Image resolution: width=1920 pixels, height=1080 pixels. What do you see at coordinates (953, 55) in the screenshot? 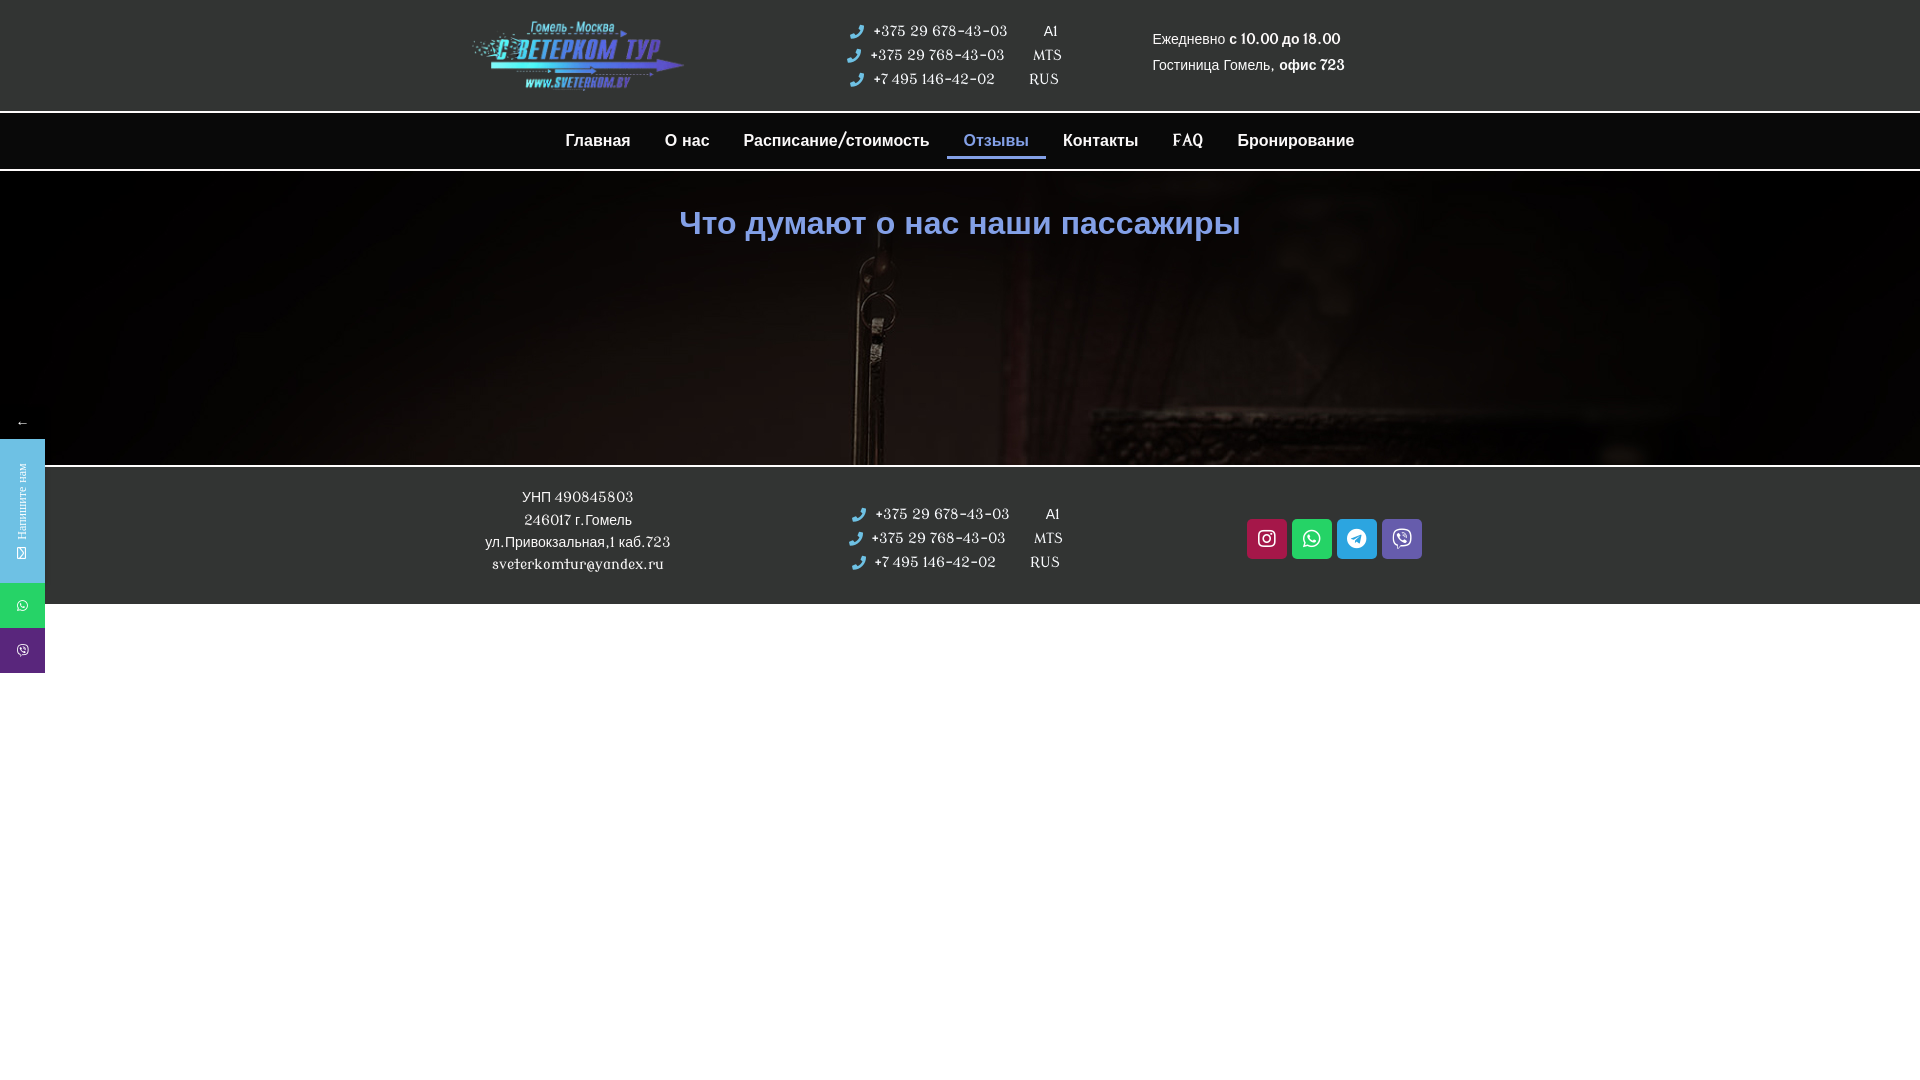
I see `'+375 29 768-43-03   MTS'` at bounding box center [953, 55].